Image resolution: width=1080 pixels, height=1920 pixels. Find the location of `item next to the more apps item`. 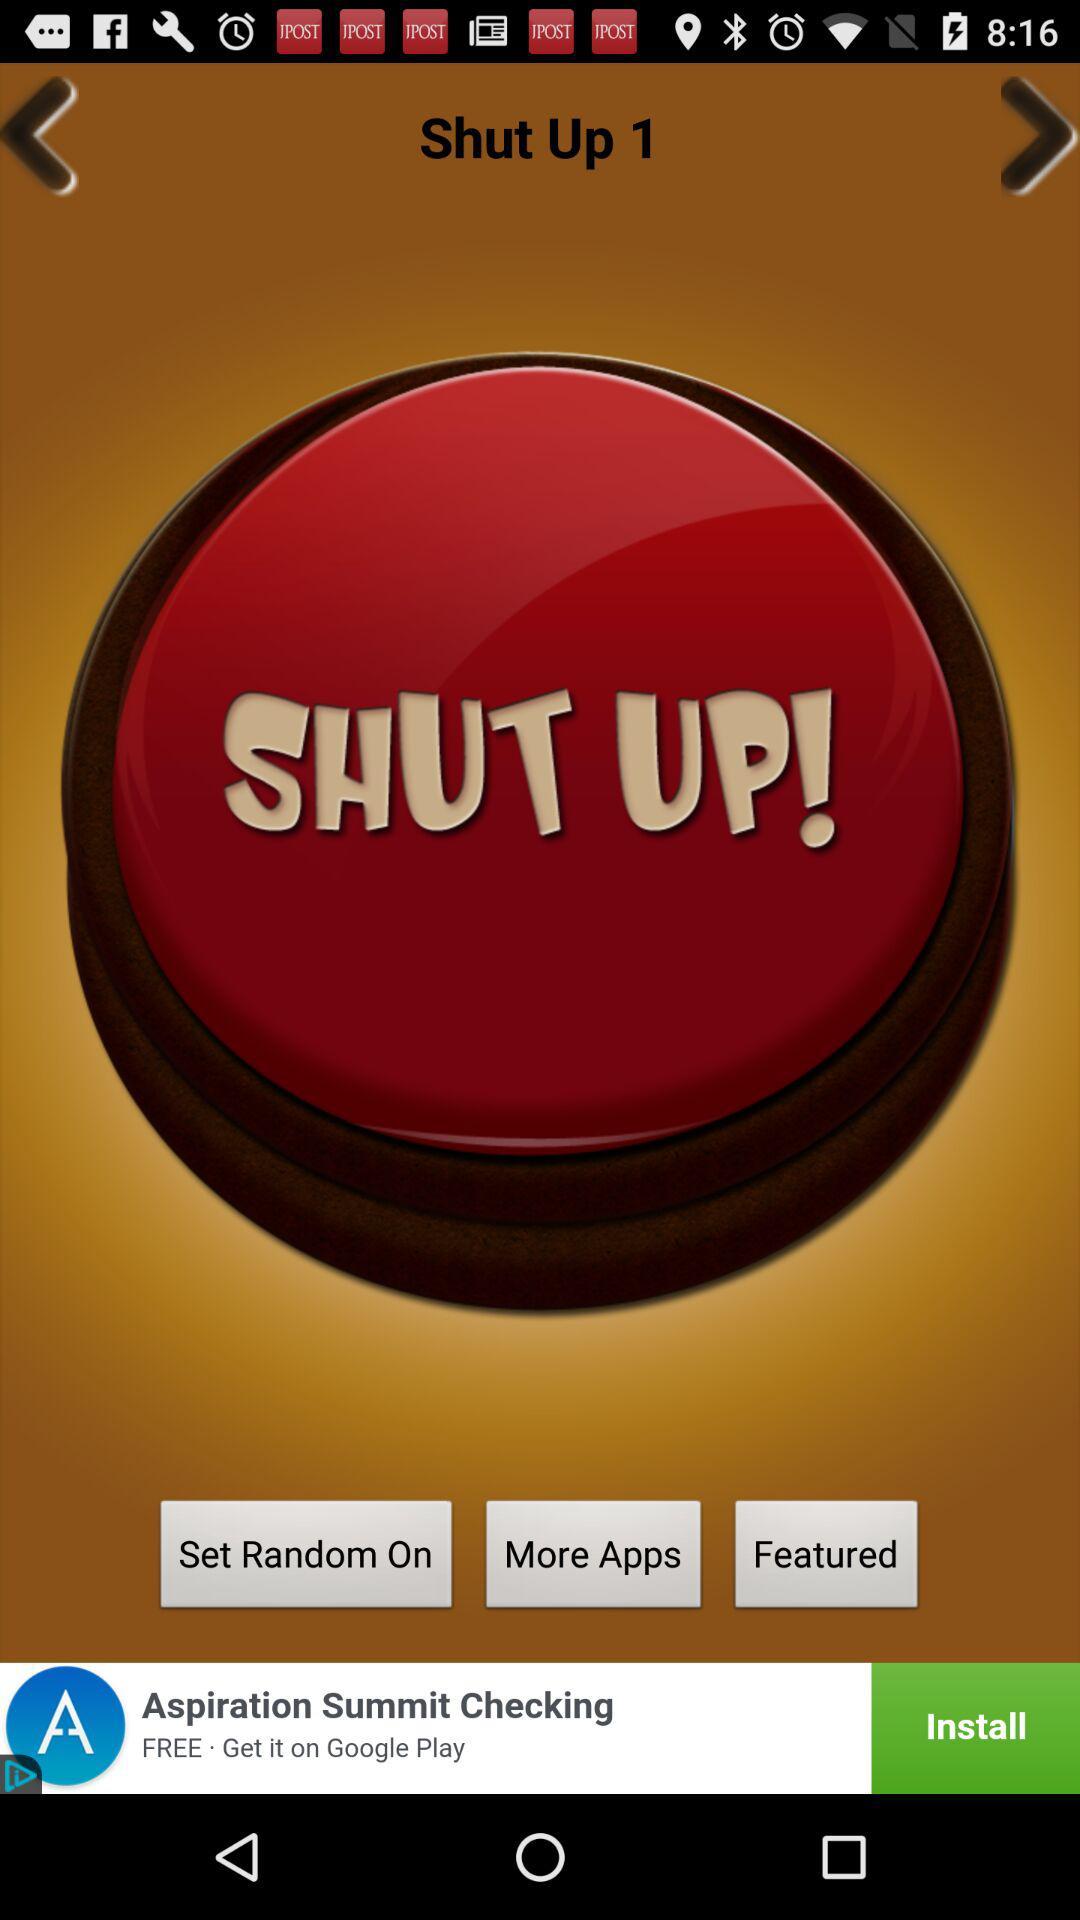

item next to the more apps item is located at coordinates (826, 1559).